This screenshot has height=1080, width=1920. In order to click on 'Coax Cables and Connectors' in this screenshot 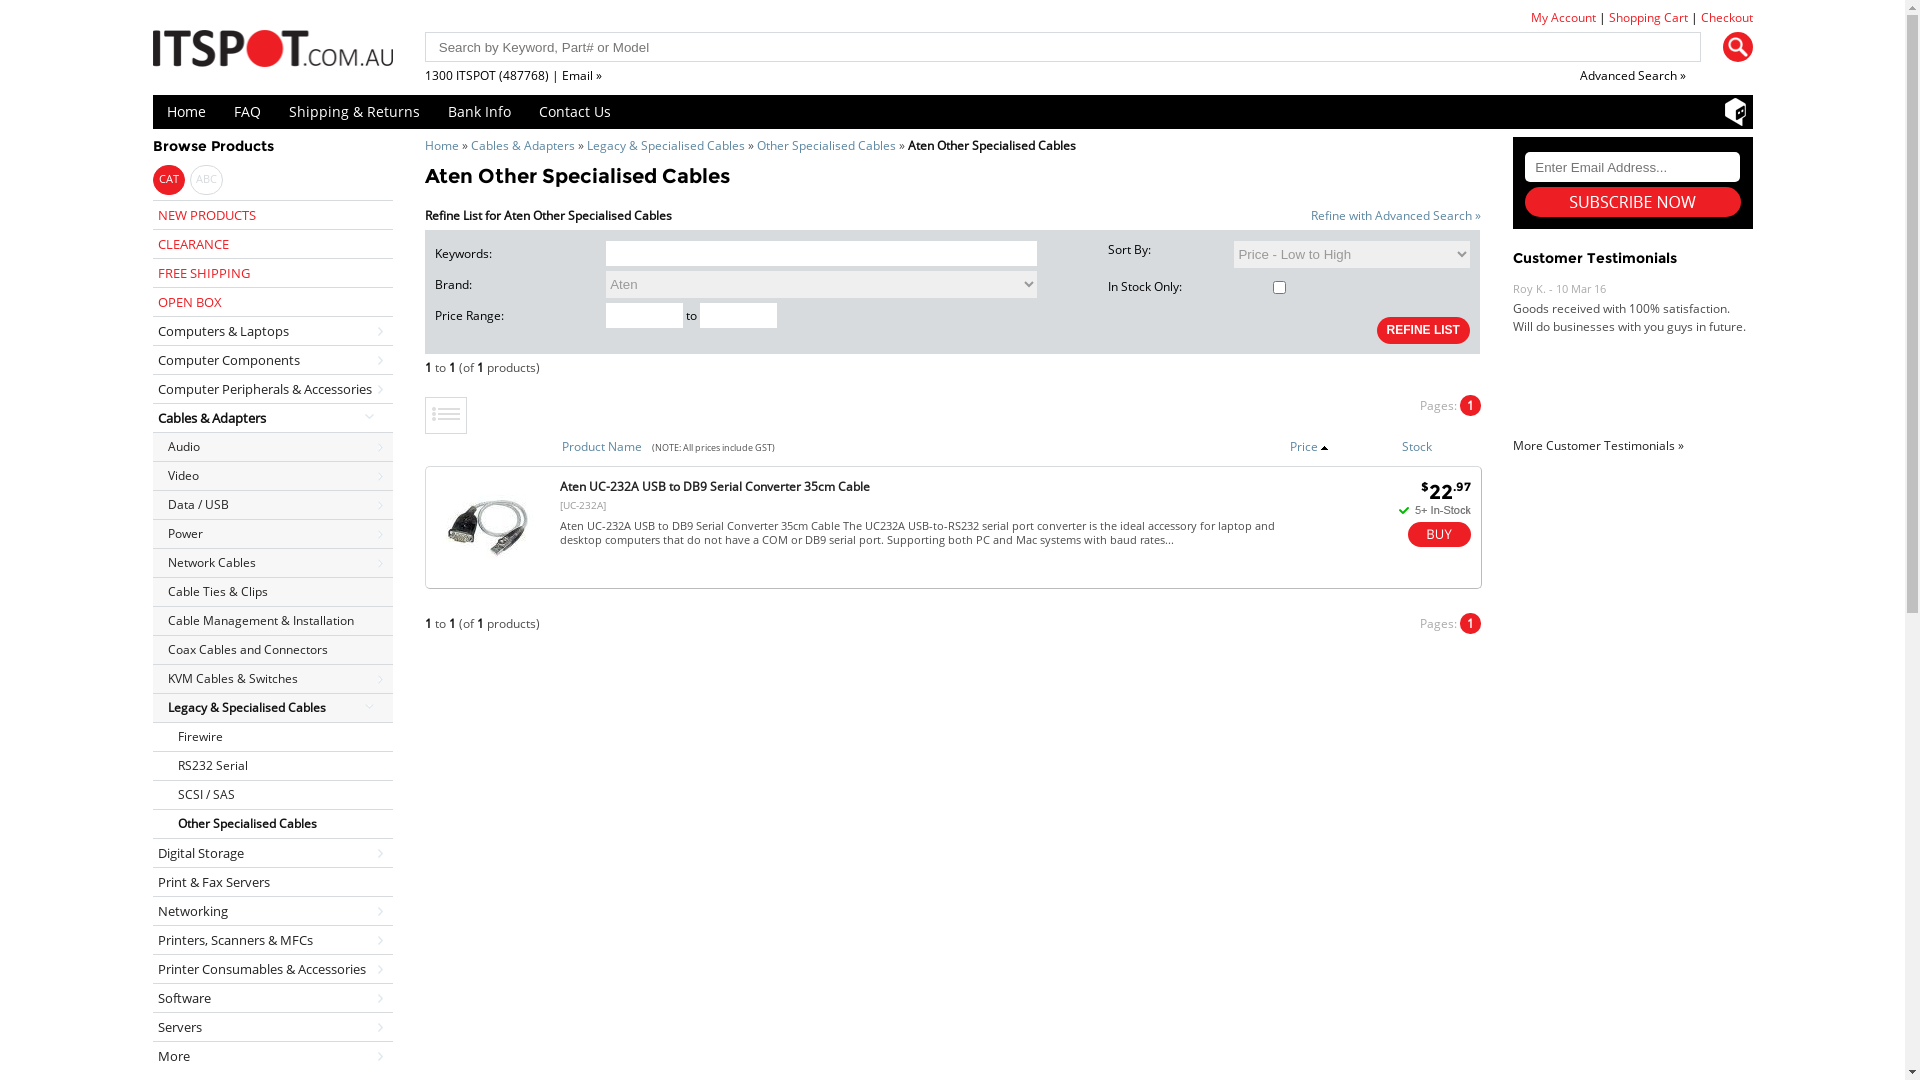, I will do `click(271, 649)`.